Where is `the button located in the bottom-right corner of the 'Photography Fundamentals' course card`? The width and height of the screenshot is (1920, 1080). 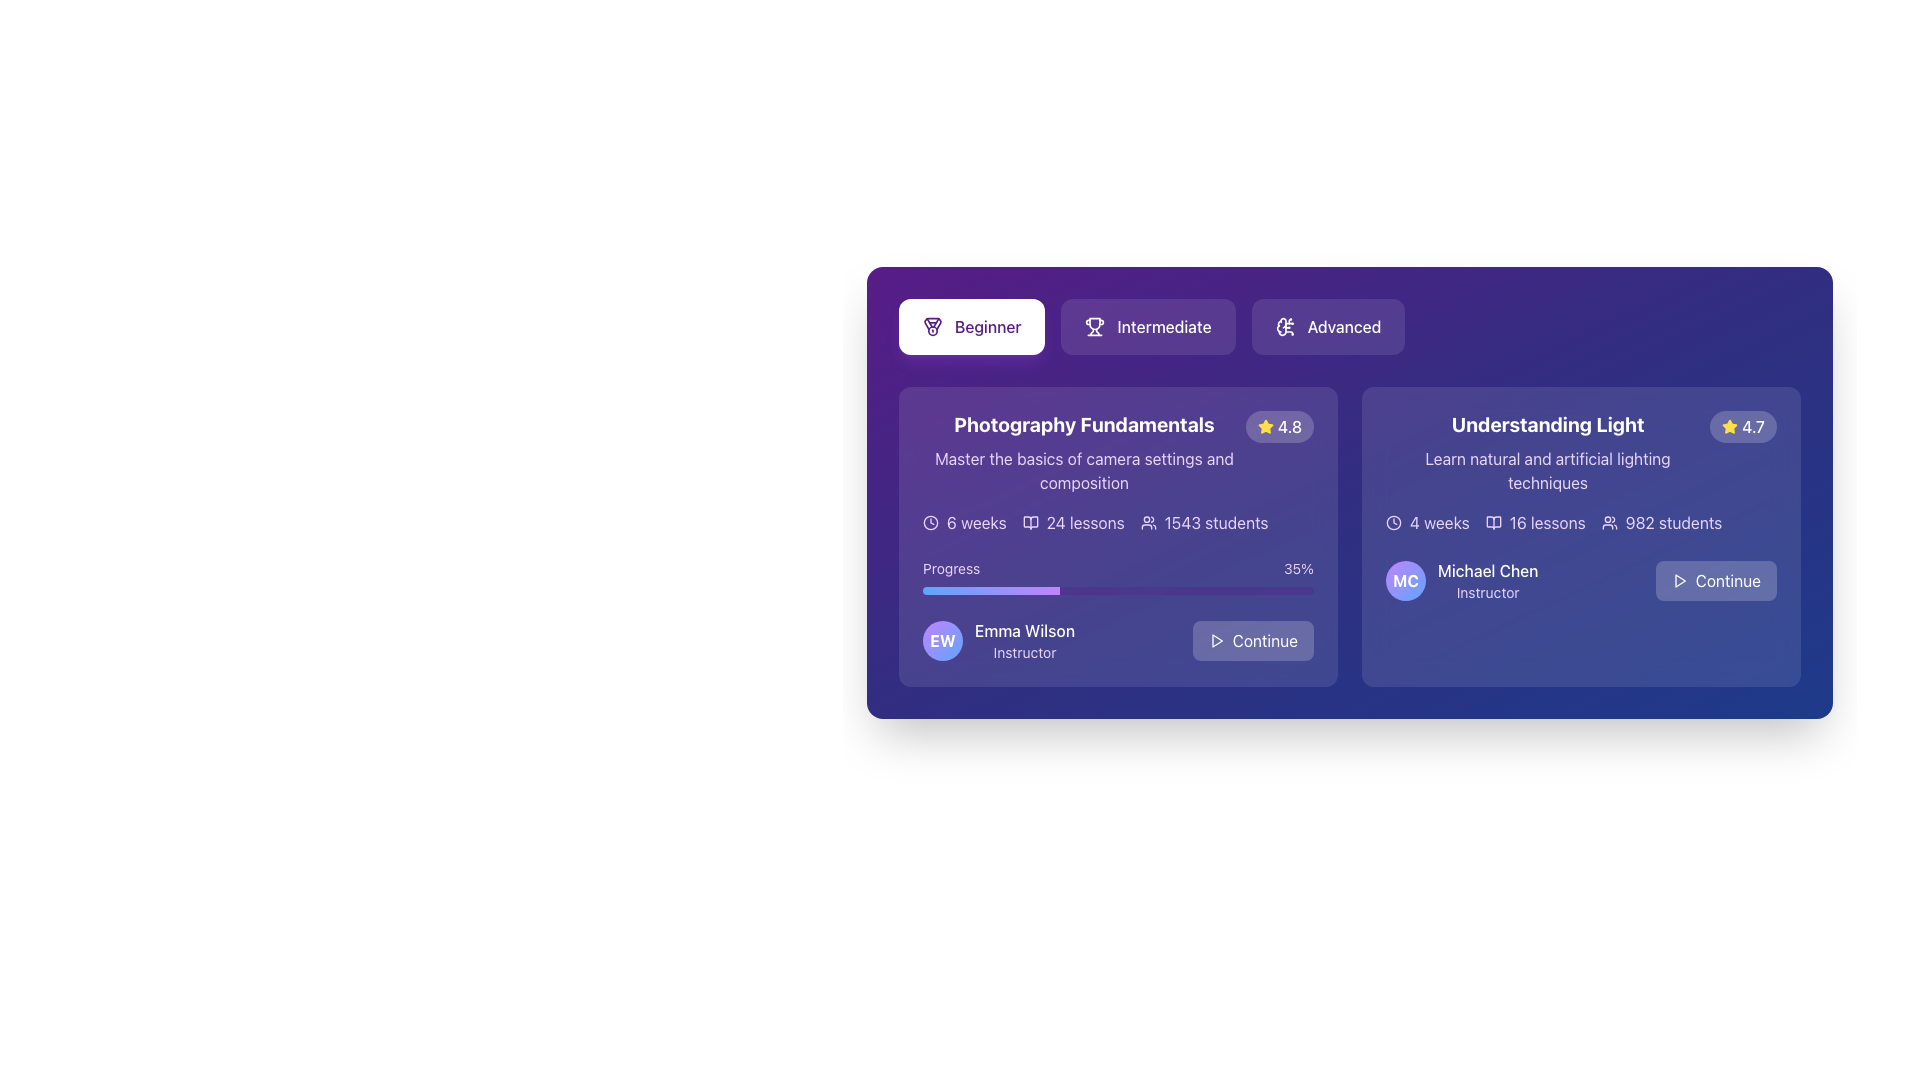
the button located in the bottom-right corner of the 'Photography Fundamentals' course card is located at coordinates (1252, 640).